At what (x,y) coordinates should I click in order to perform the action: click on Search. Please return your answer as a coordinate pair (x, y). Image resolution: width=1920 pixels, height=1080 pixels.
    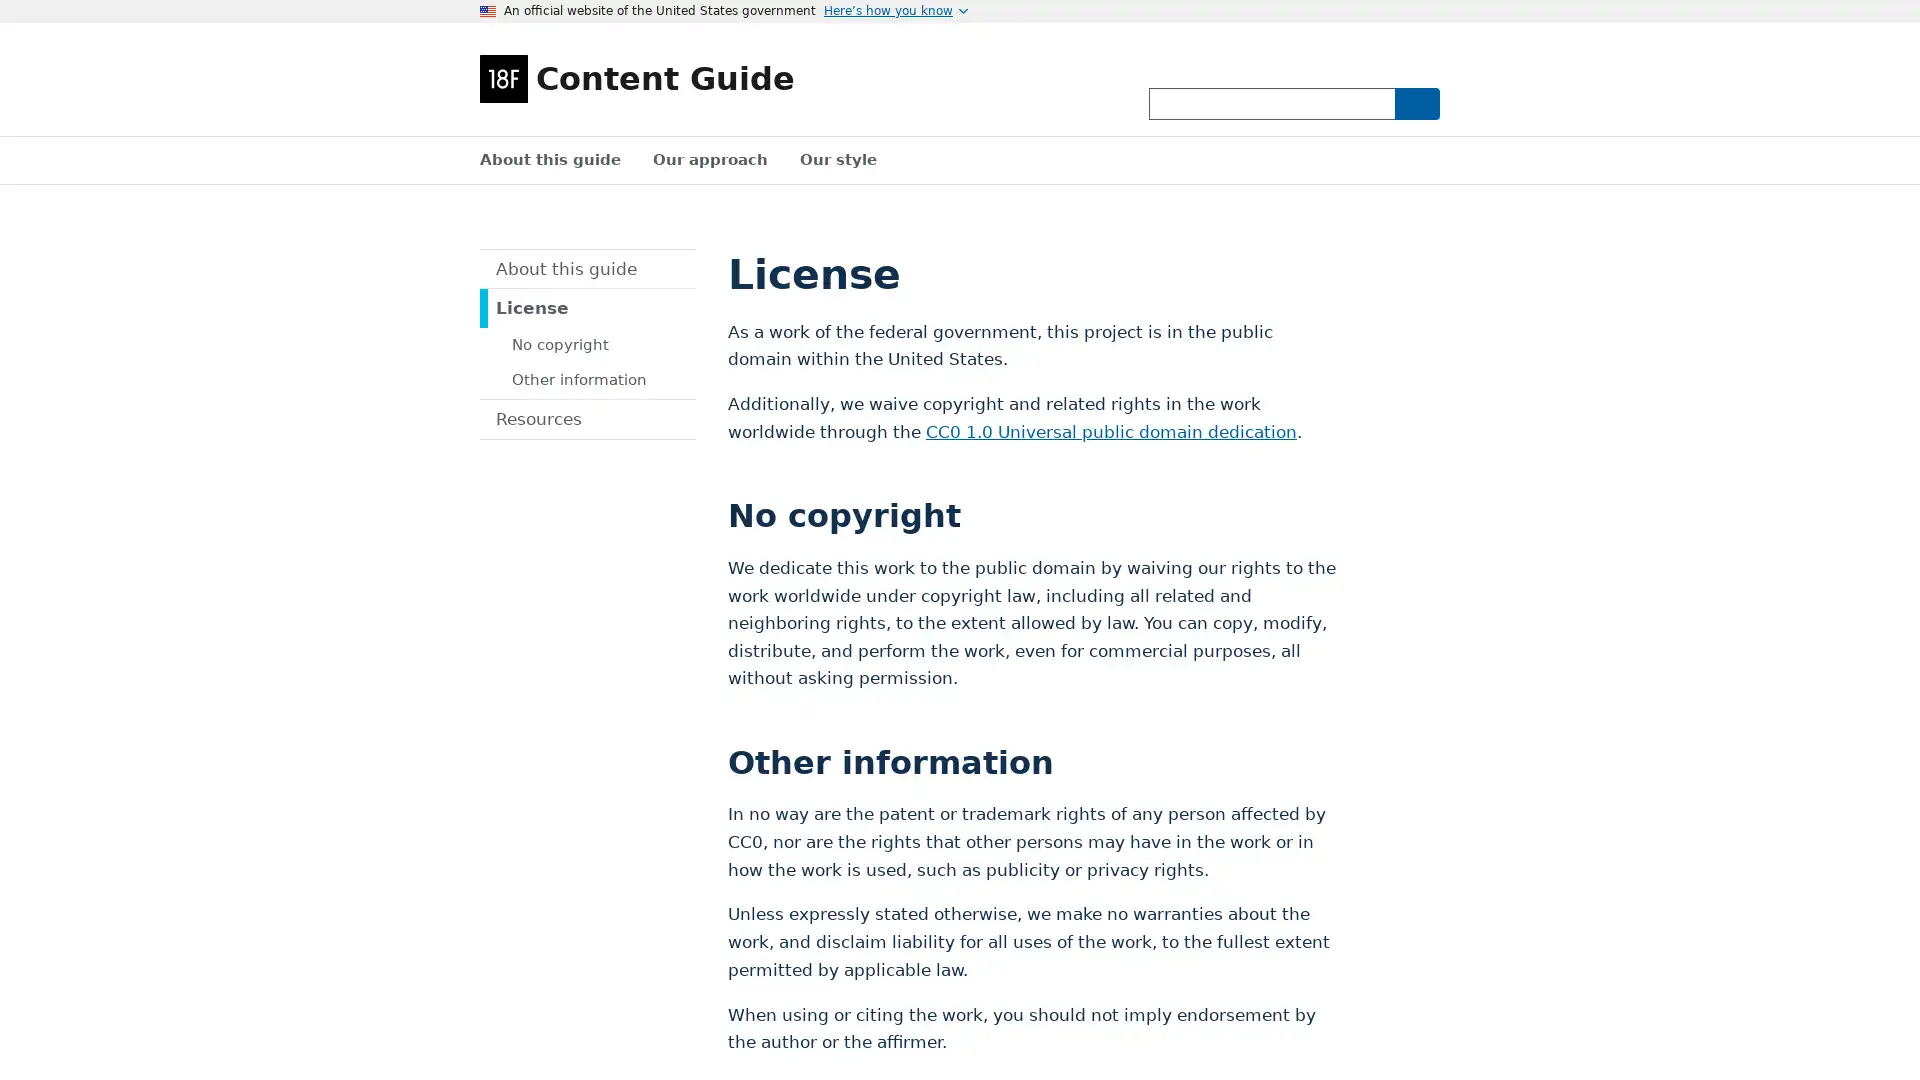
    Looking at the image, I should click on (1415, 103).